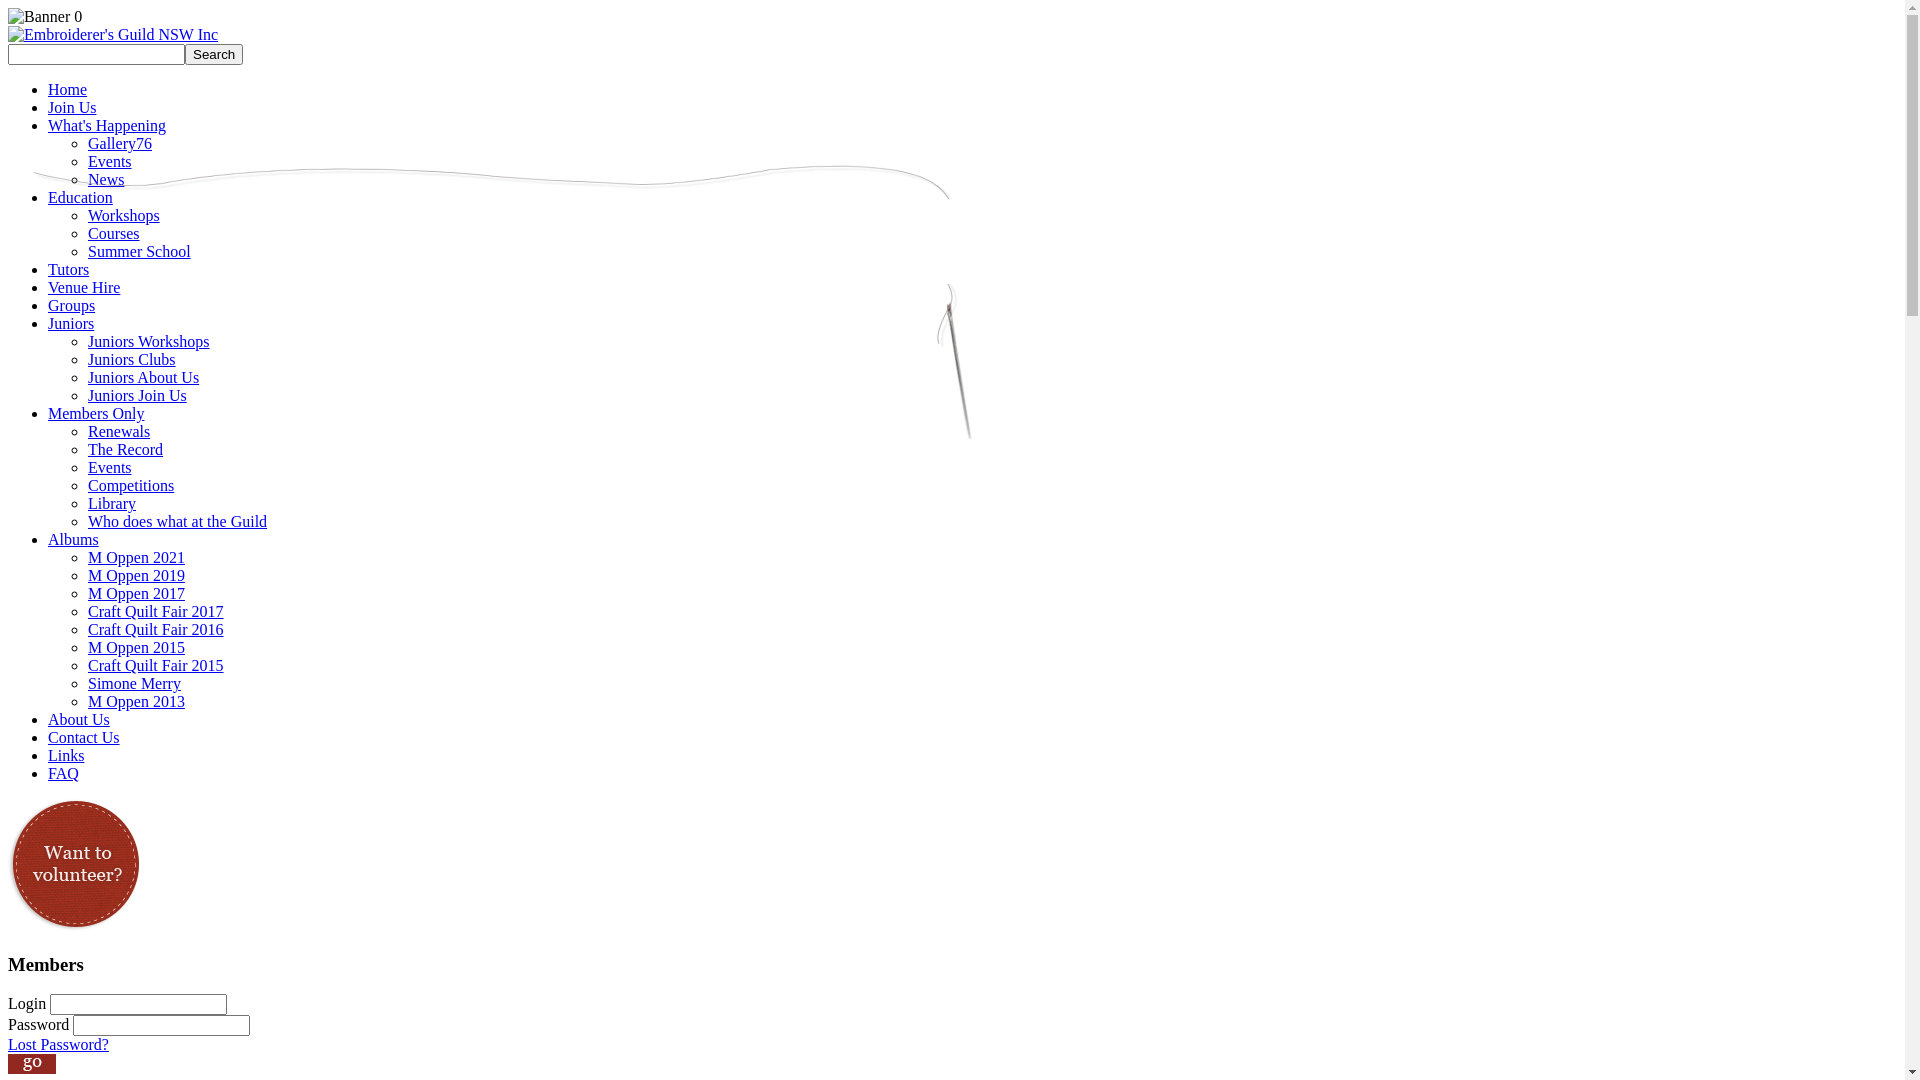 This screenshot has width=1920, height=1080. Describe the element at coordinates (124, 448) in the screenshot. I see `'The Record'` at that location.